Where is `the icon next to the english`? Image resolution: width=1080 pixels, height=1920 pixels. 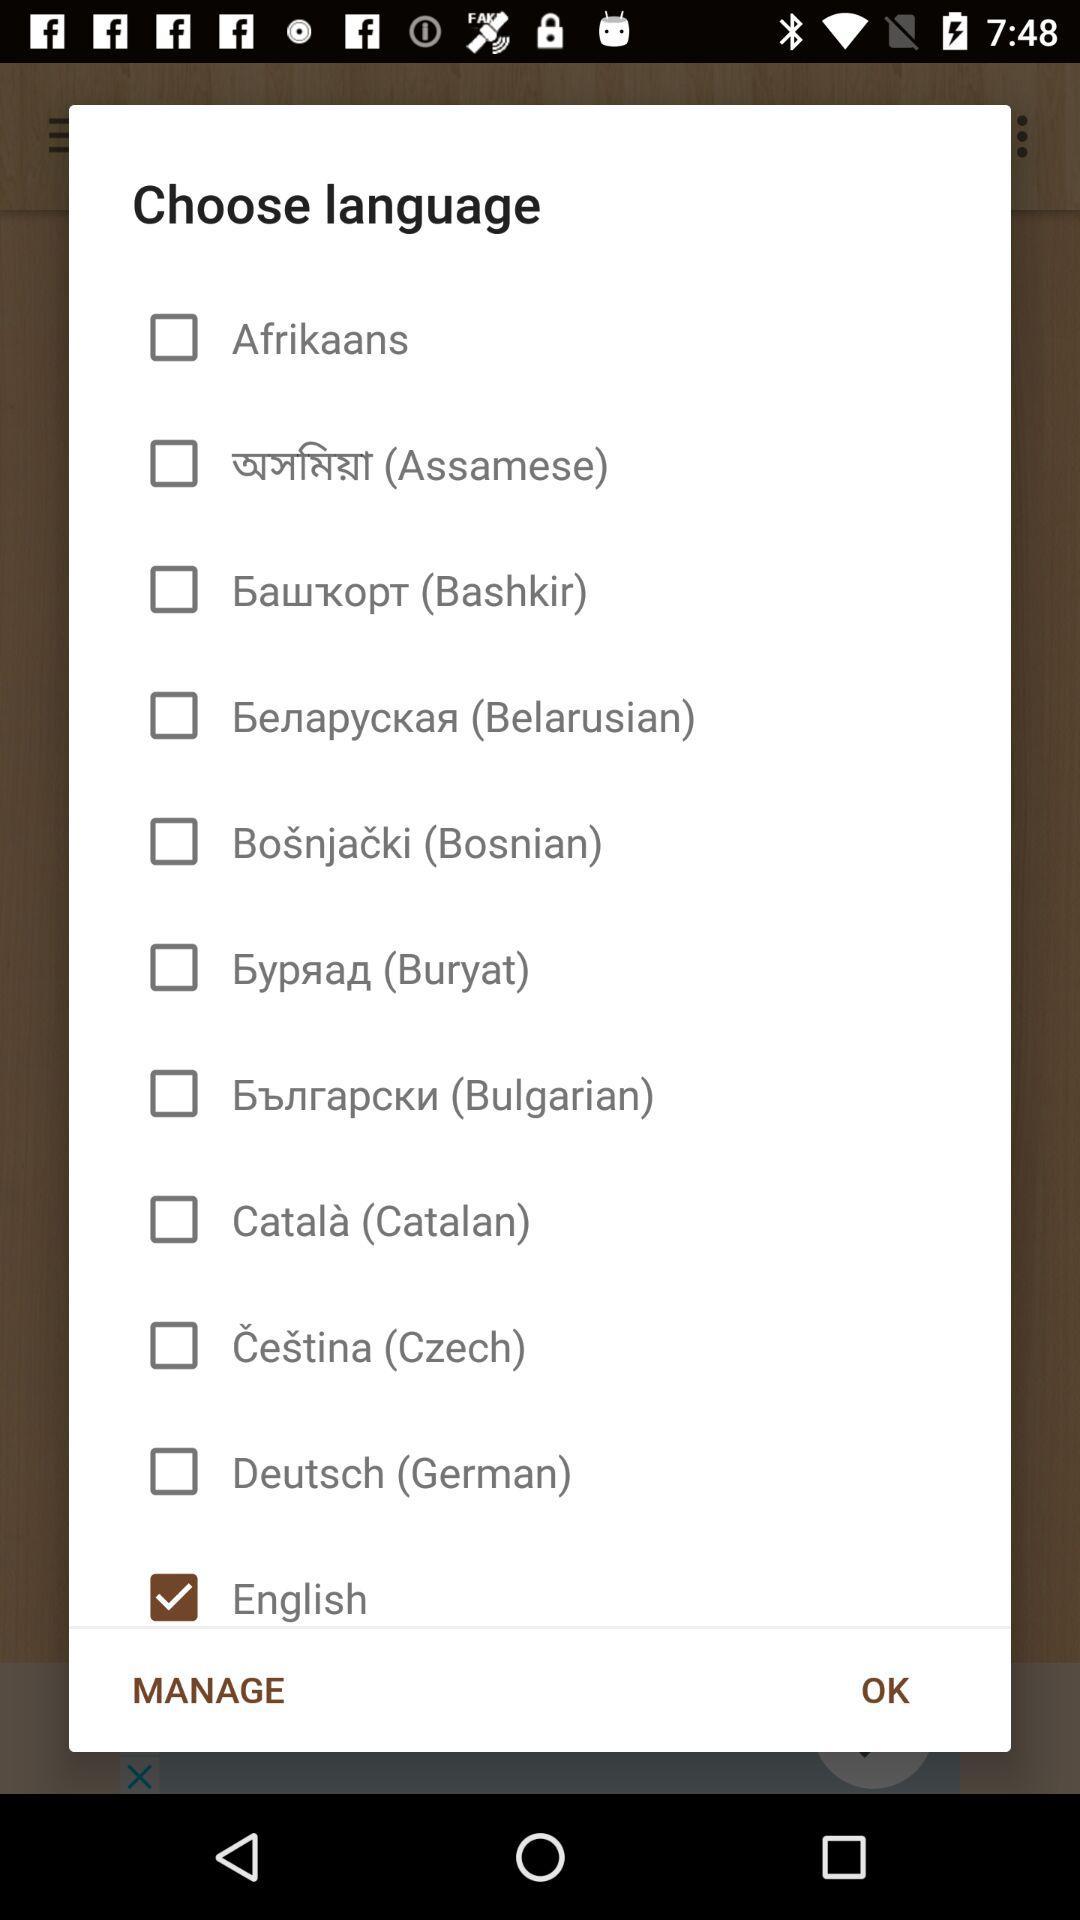
the icon next to the english is located at coordinates (883, 1688).